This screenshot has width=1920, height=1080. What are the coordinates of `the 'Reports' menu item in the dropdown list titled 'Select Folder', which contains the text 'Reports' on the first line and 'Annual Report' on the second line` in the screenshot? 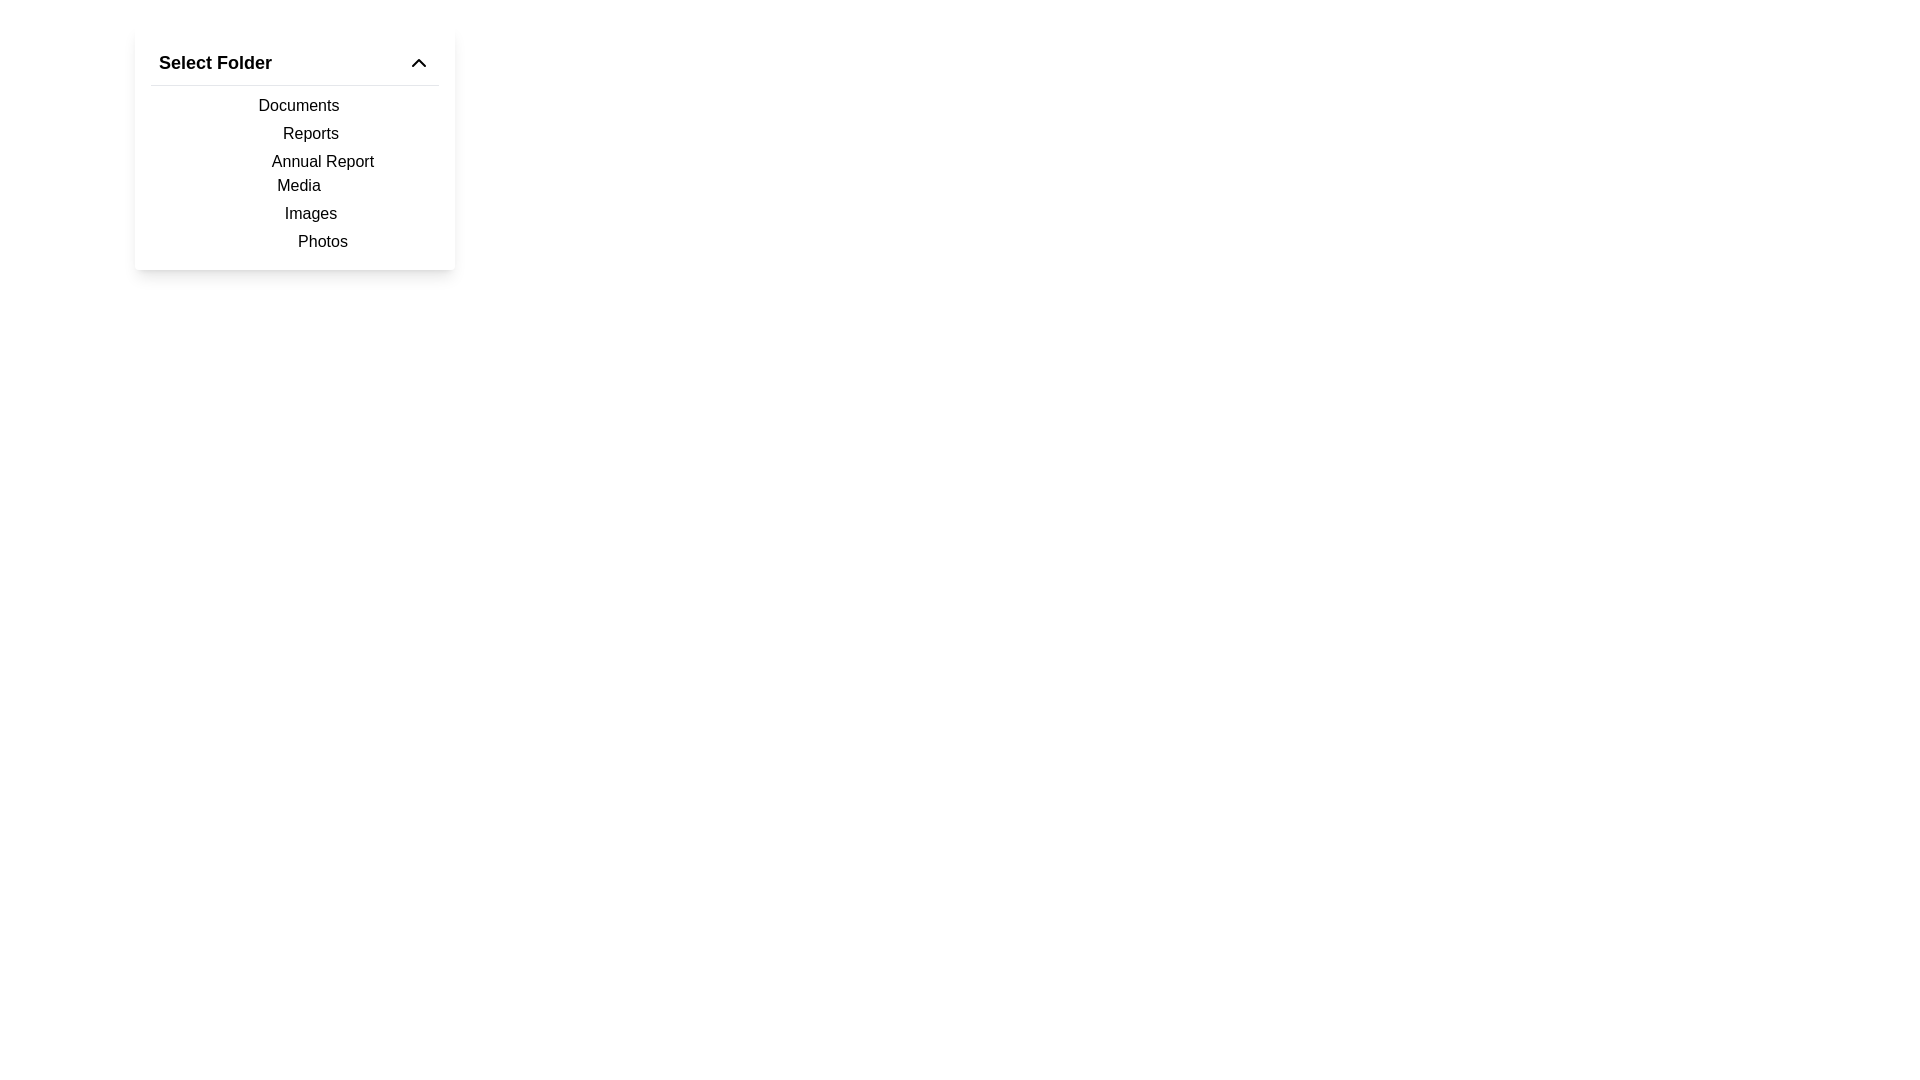 It's located at (306, 146).